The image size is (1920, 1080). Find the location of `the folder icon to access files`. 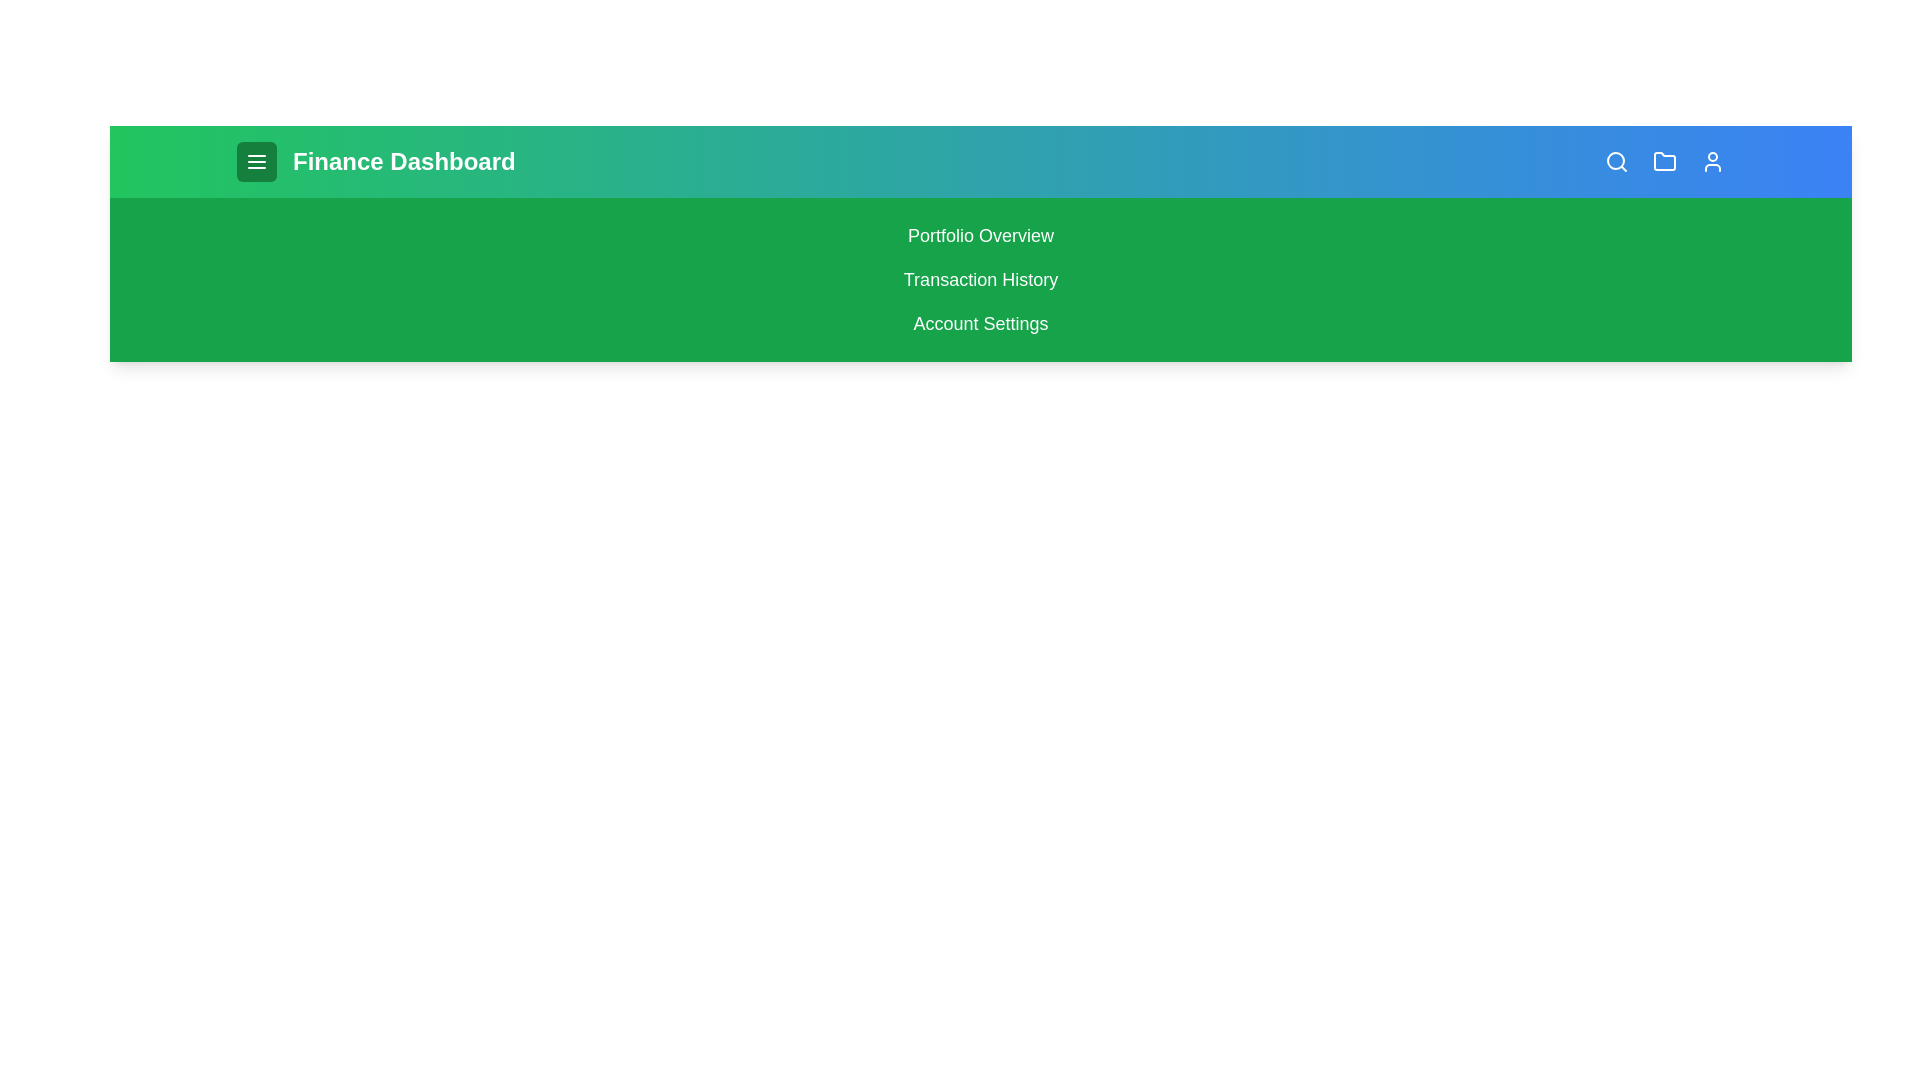

the folder icon to access files is located at coordinates (1665, 161).